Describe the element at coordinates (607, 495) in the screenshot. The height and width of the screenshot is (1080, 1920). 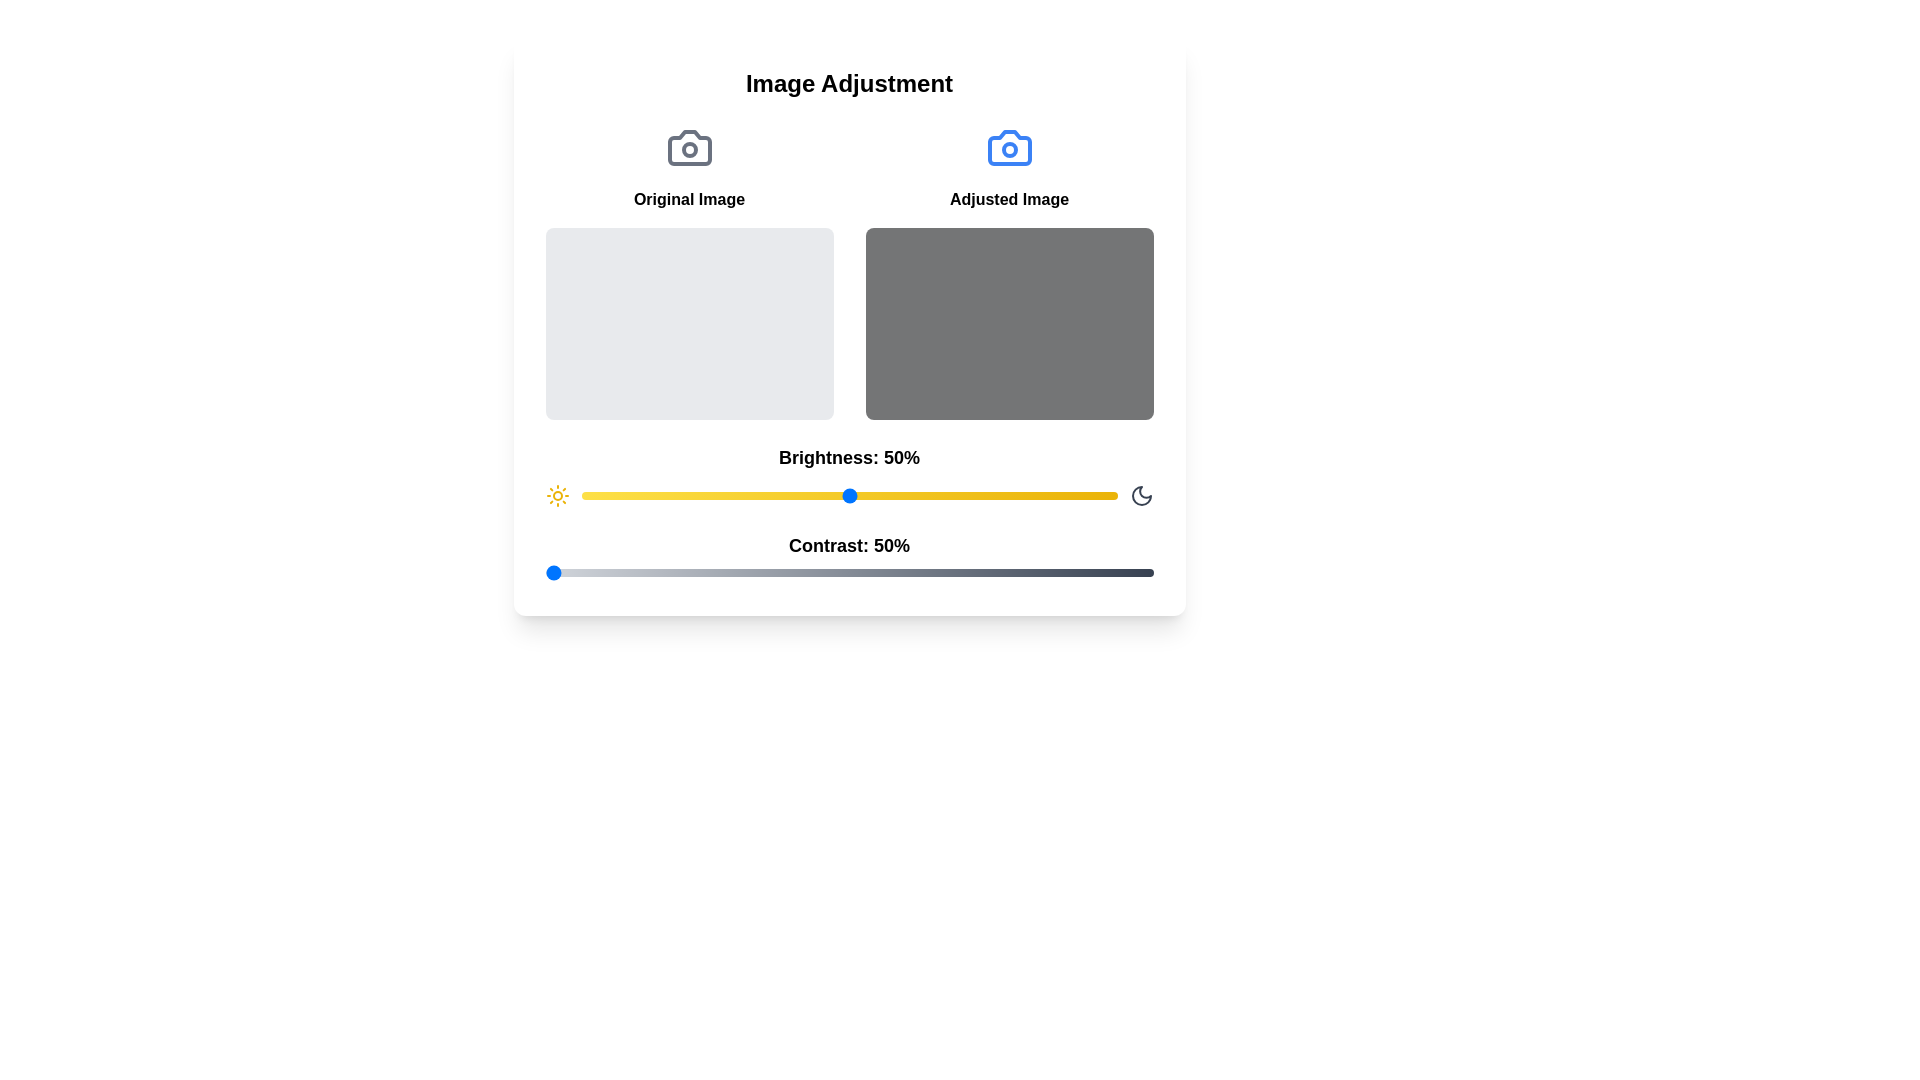
I see `the slider value` at that location.